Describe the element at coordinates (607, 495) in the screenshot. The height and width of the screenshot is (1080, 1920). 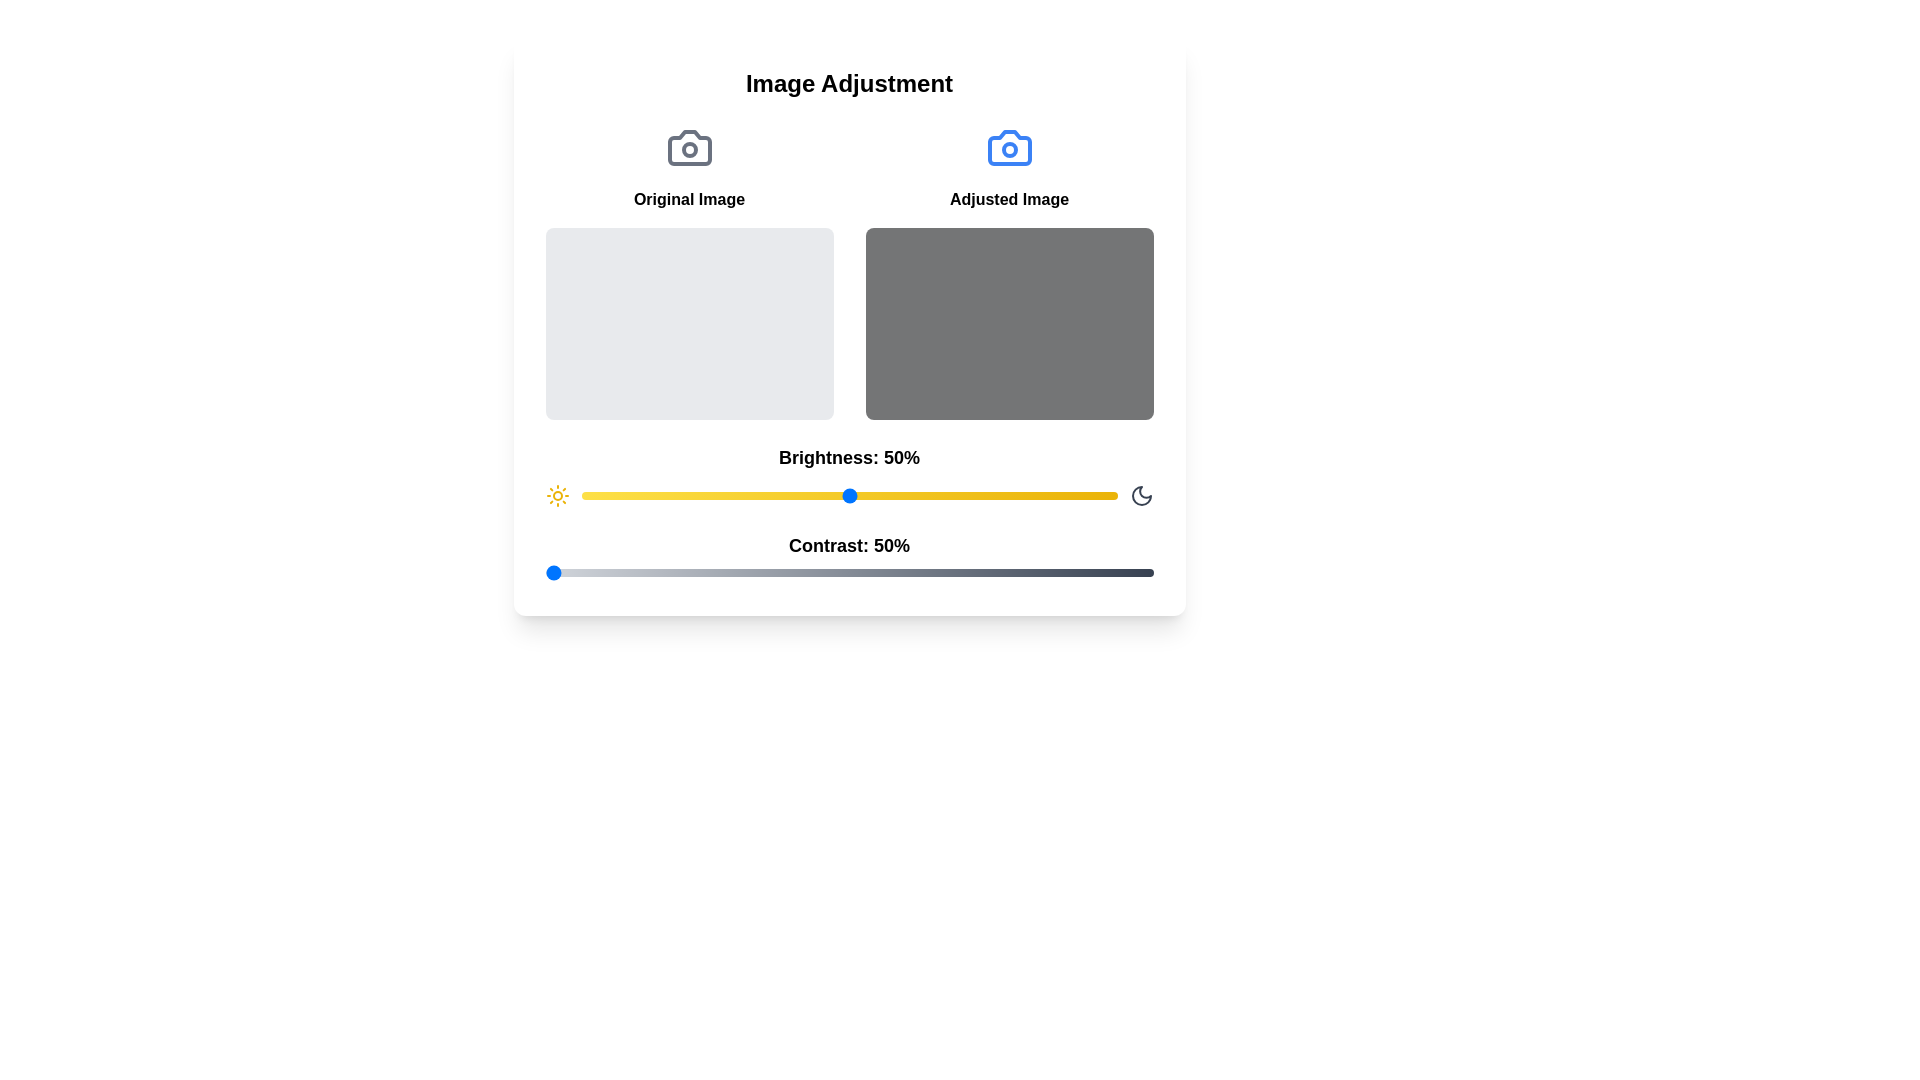
I see `the slider value` at that location.